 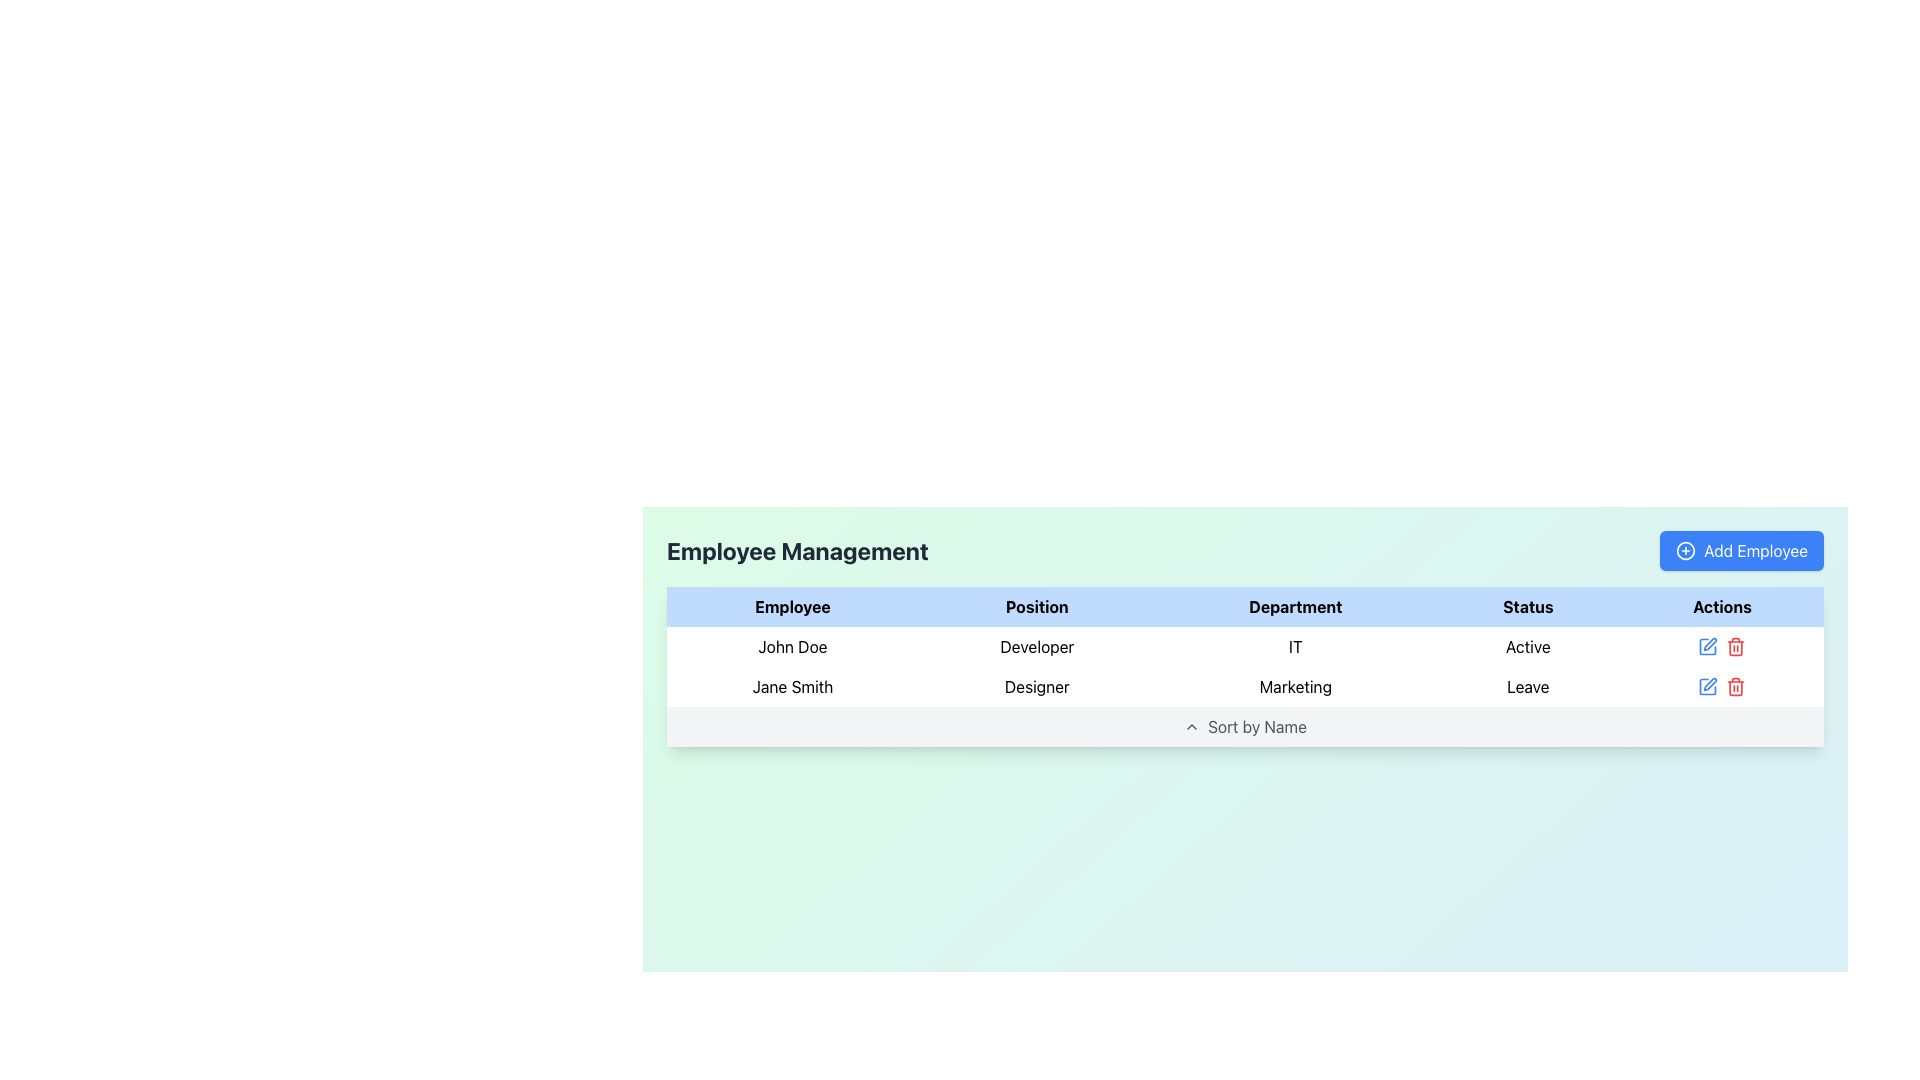 What do you see at coordinates (1244, 726) in the screenshot?
I see `the 'Sort by Name' button located at the bottom of the table, which features a gray text and an upward-pointing chevron icon` at bounding box center [1244, 726].